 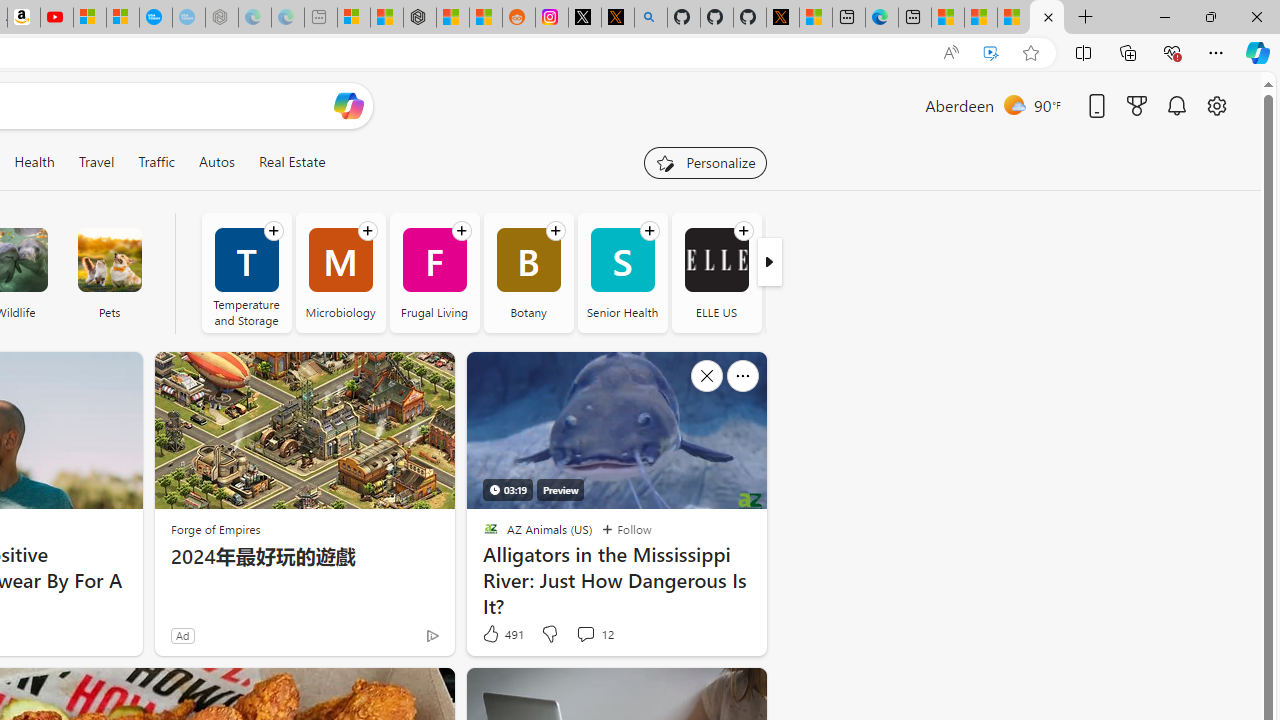 What do you see at coordinates (625, 528) in the screenshot?
I see `'Follow'` at bounding box center [625, 528].